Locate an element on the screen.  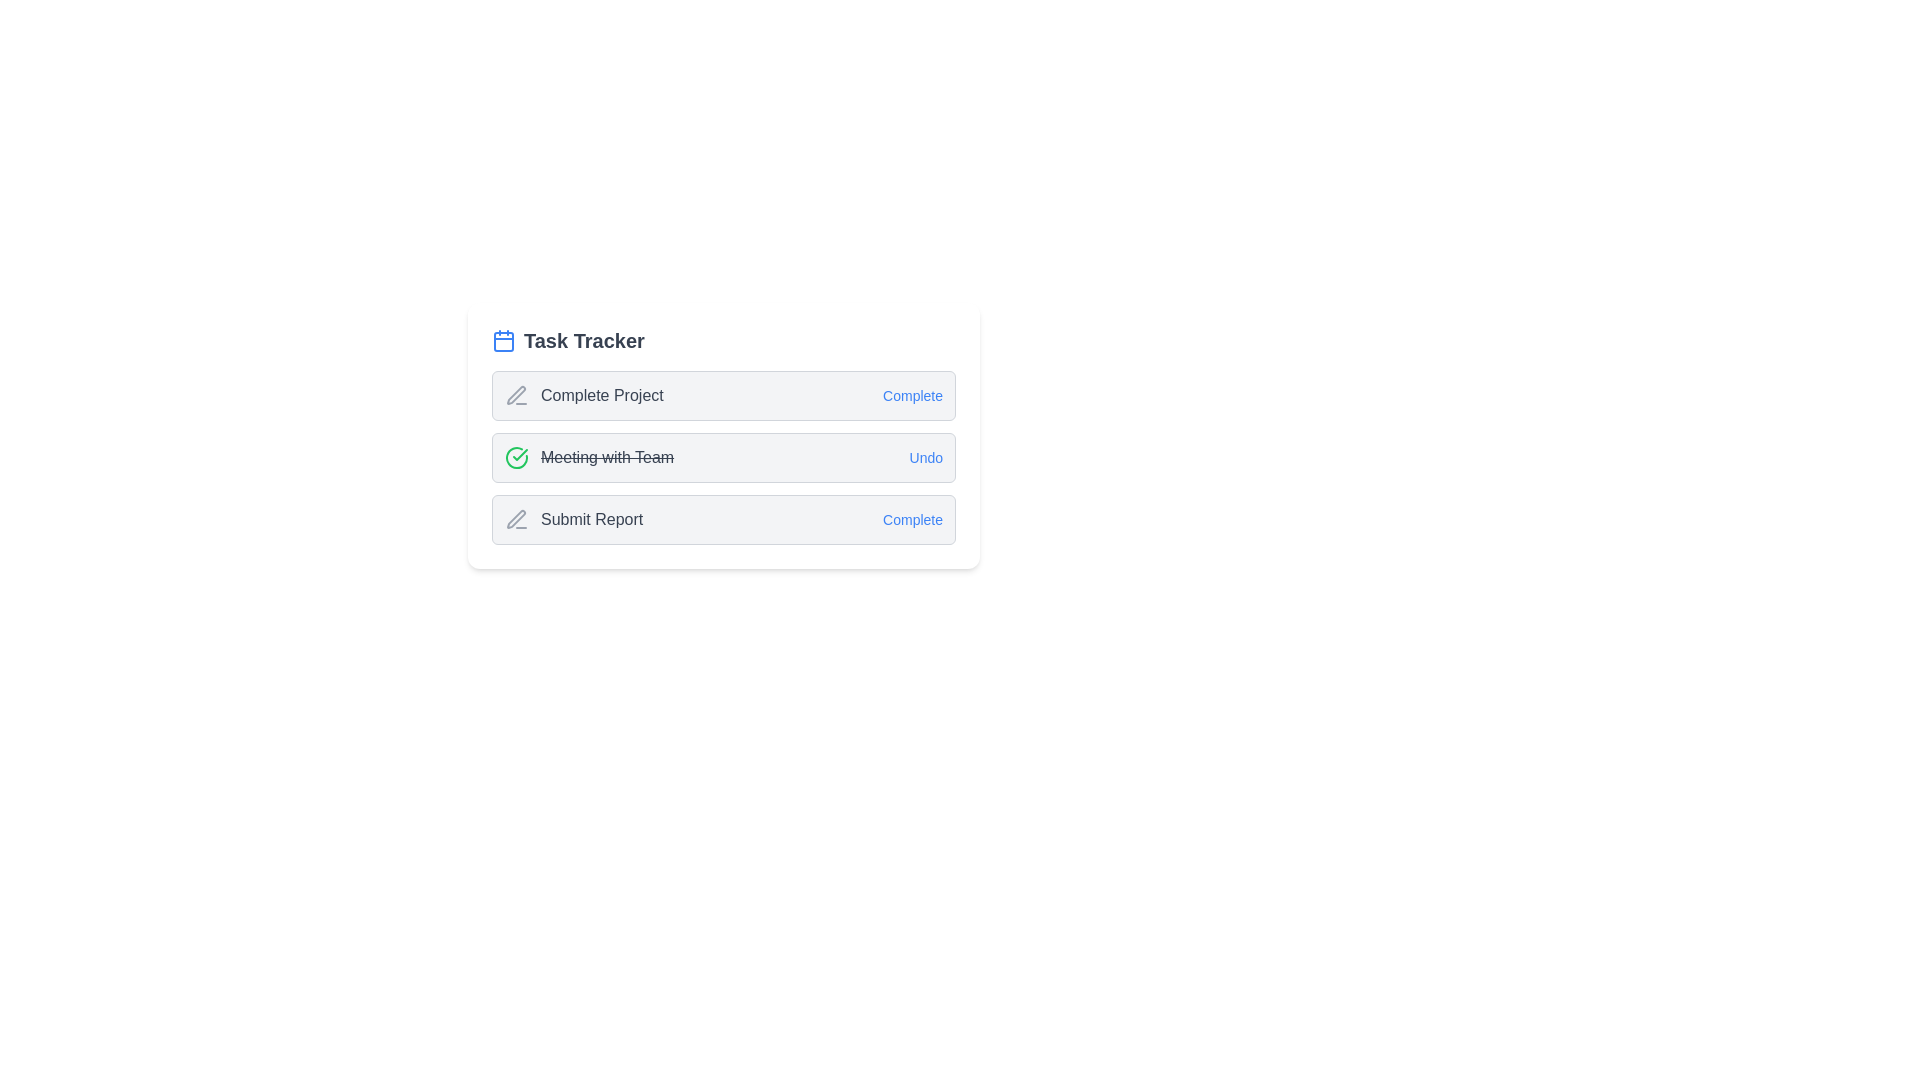
the hyperlink located on the far right of the 'Complete Project' task row is located at coordinates (911, 396).